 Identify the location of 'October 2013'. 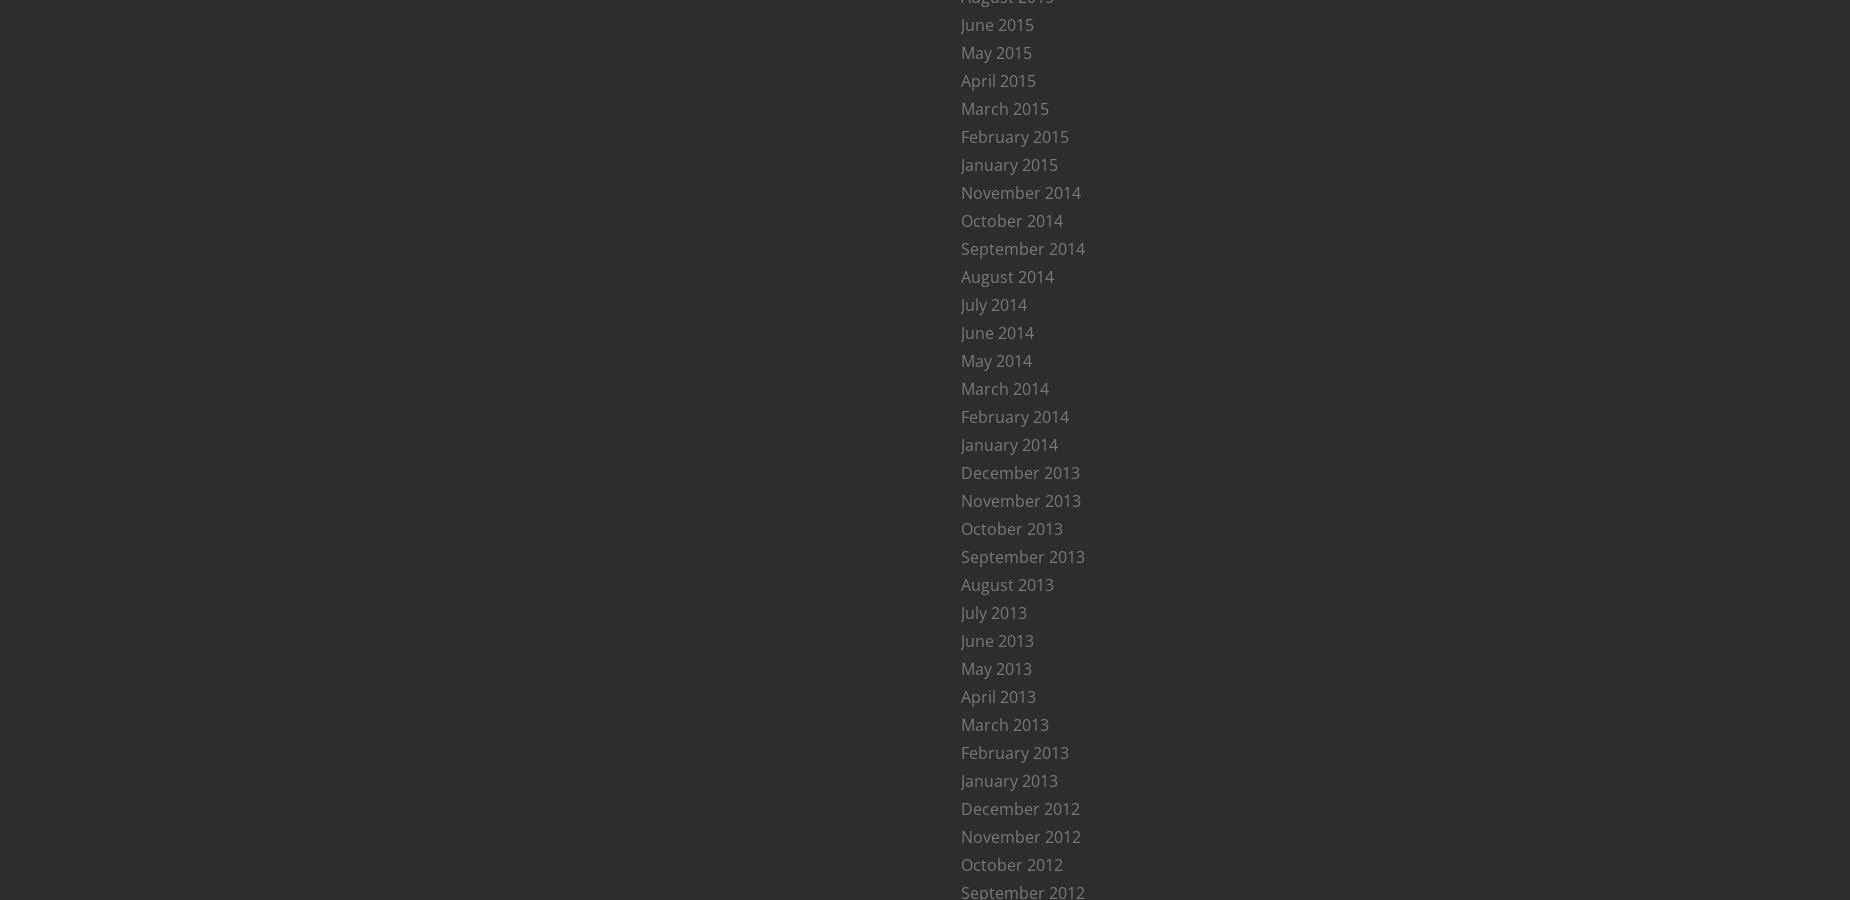
(1010, 527).